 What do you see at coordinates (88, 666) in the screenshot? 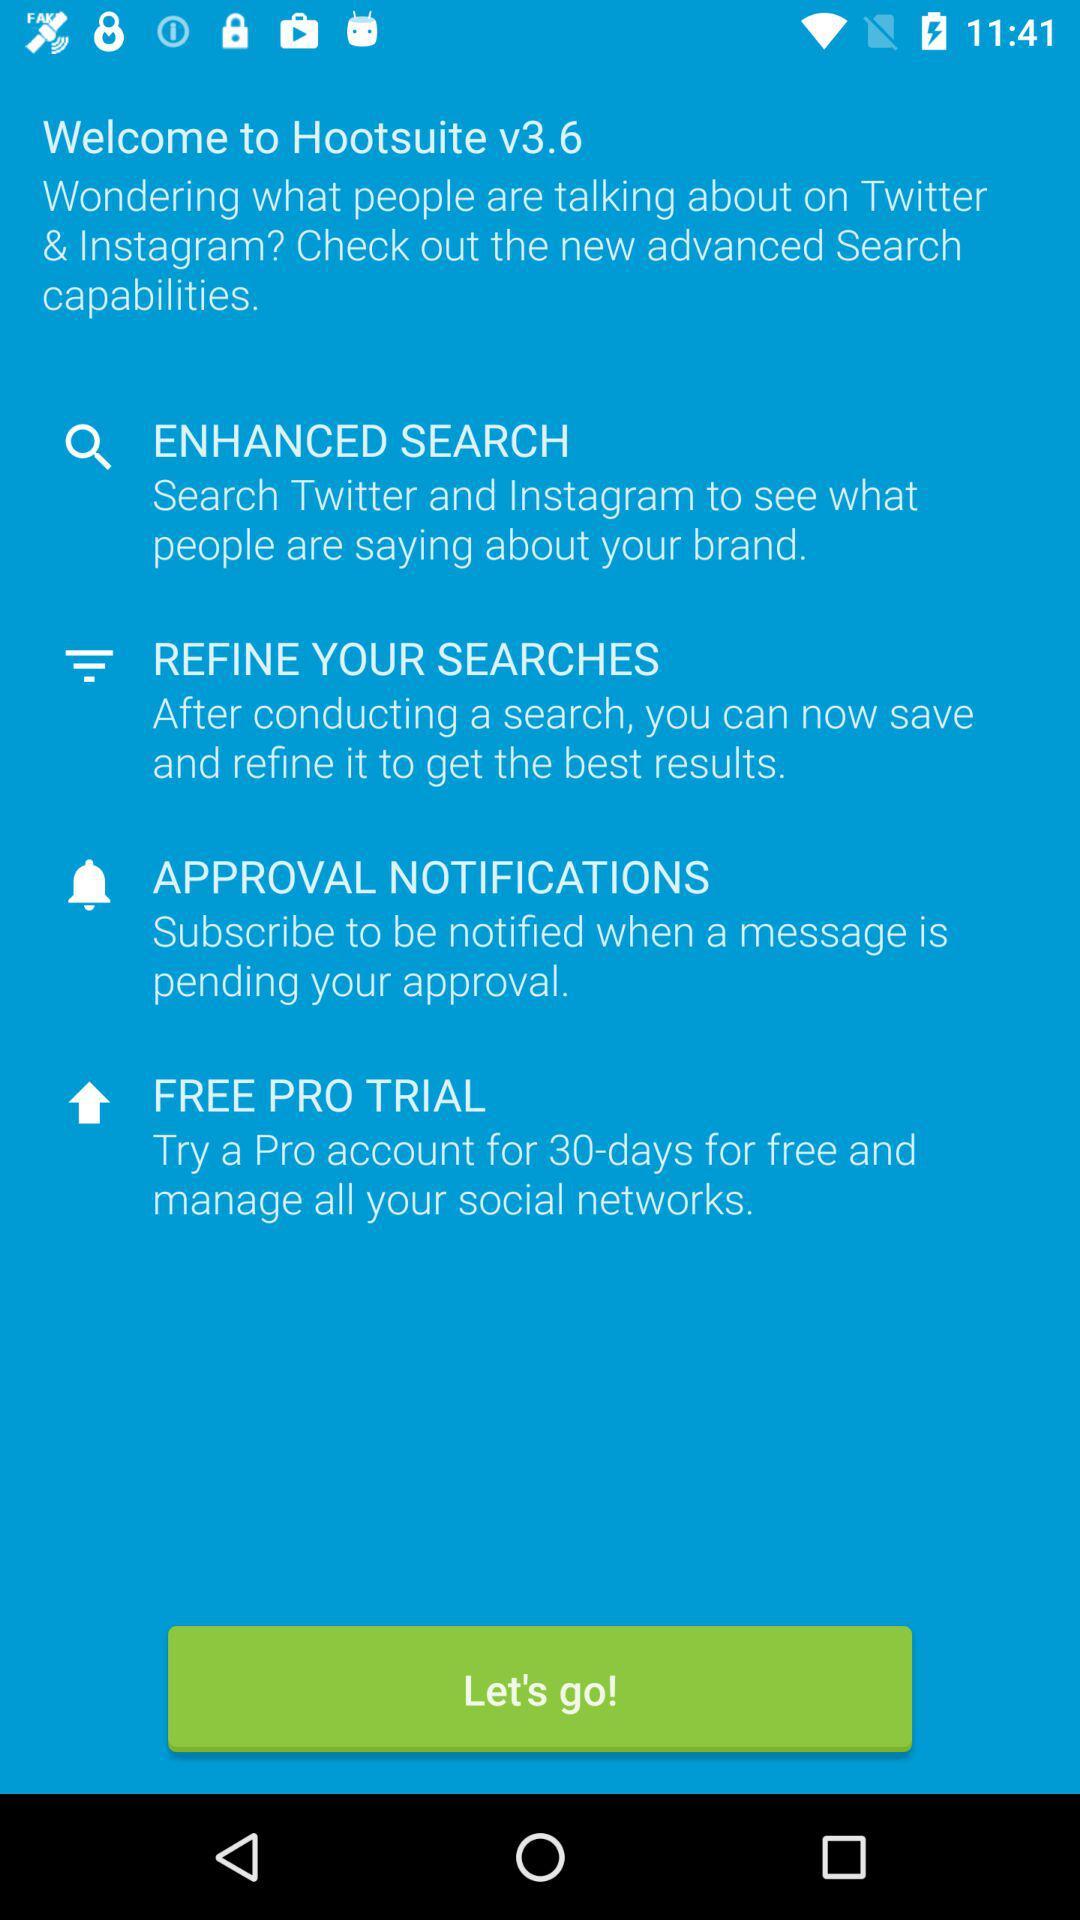
I see `the icon left to refine your searches` at bounding box center [88, 666].